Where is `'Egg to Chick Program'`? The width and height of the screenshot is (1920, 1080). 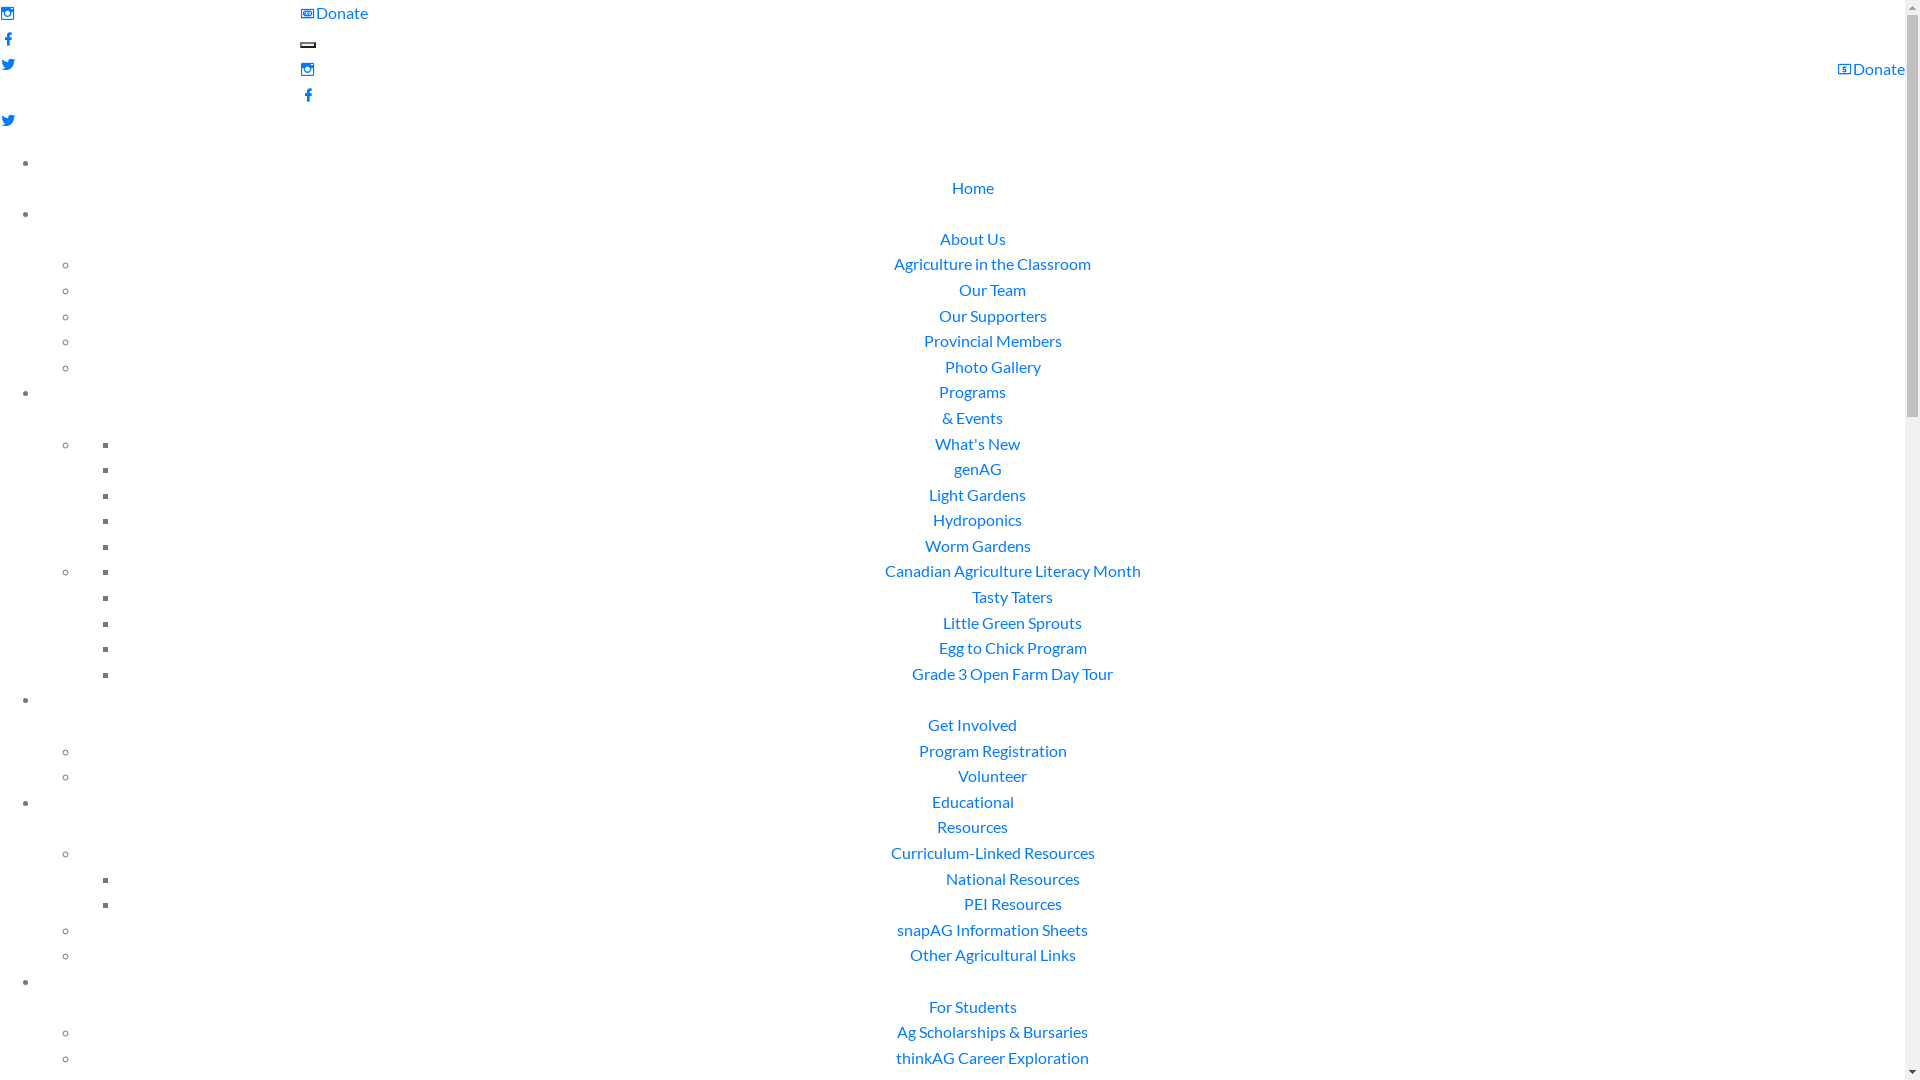 'Egg to Chick Program' is located at coordinates (1012, 647).